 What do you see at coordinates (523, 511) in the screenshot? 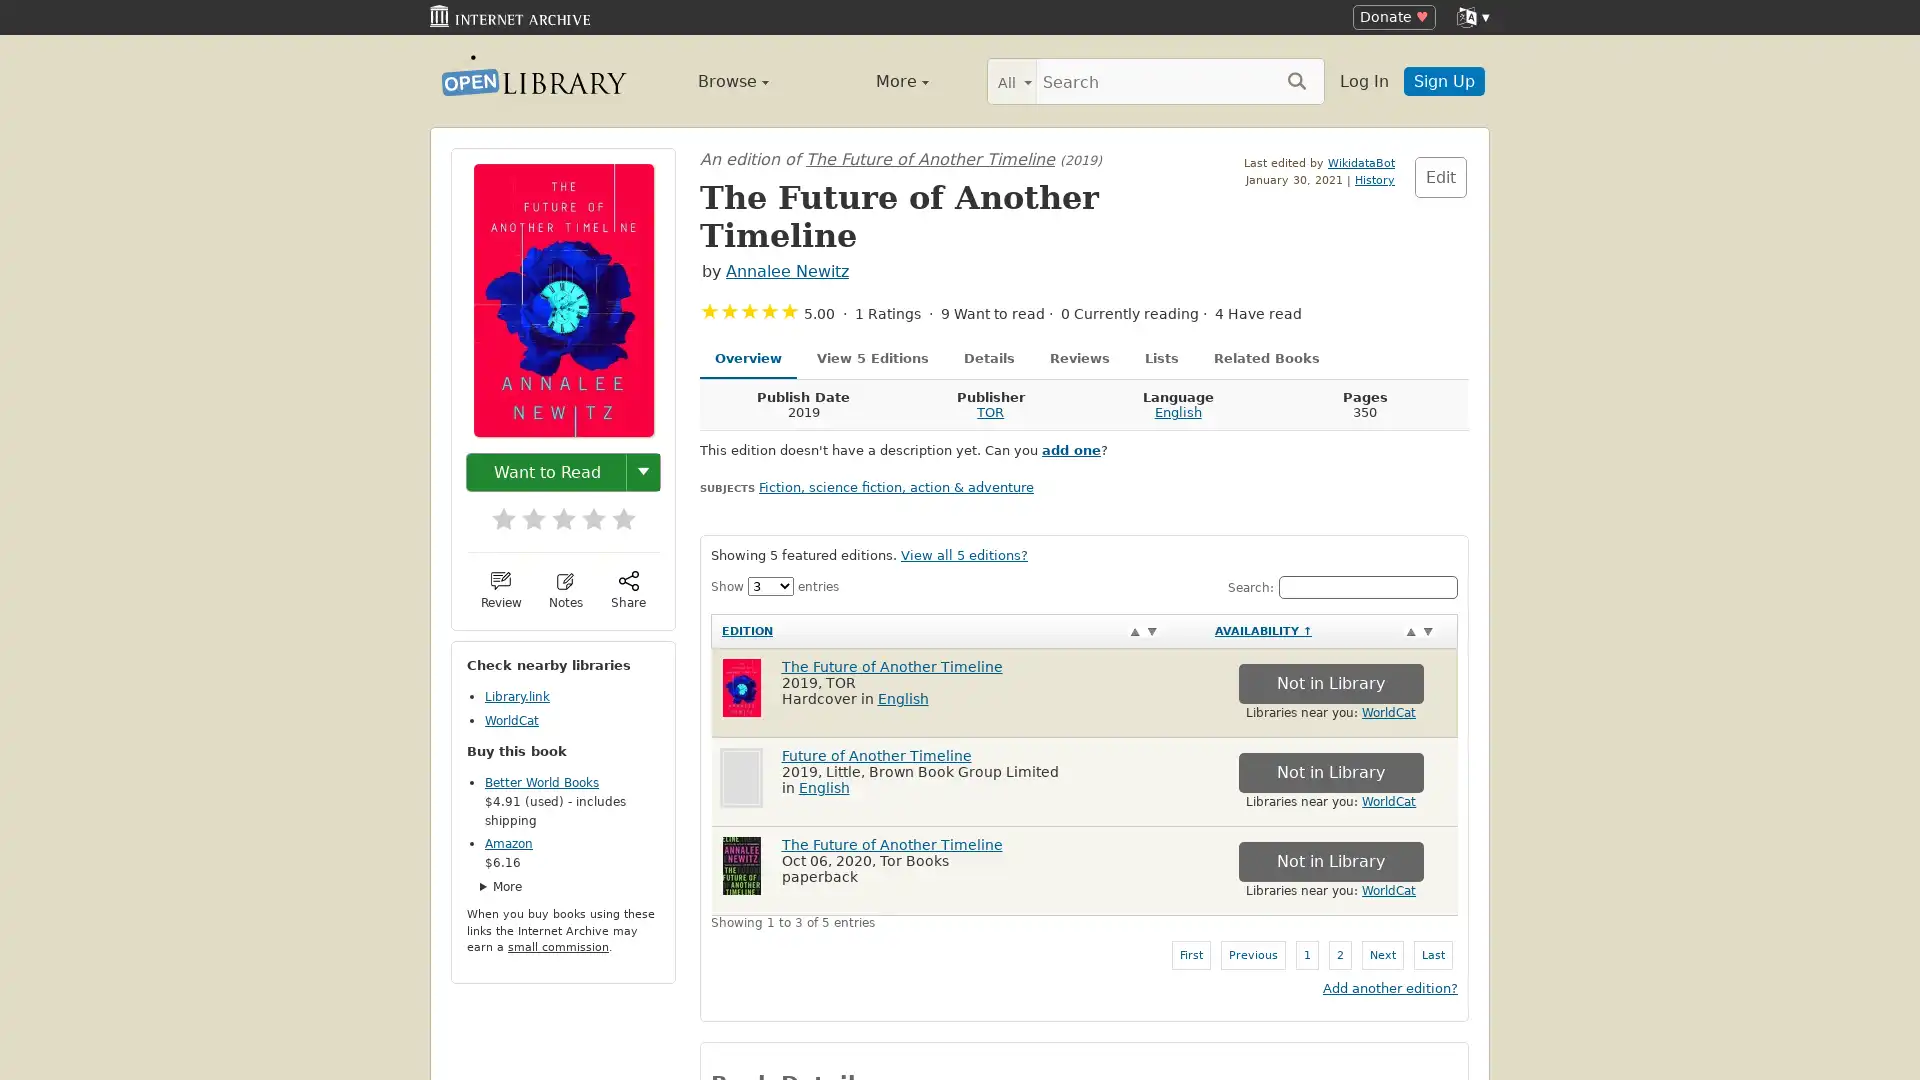
I see `2` at bounding box center [523, 511].